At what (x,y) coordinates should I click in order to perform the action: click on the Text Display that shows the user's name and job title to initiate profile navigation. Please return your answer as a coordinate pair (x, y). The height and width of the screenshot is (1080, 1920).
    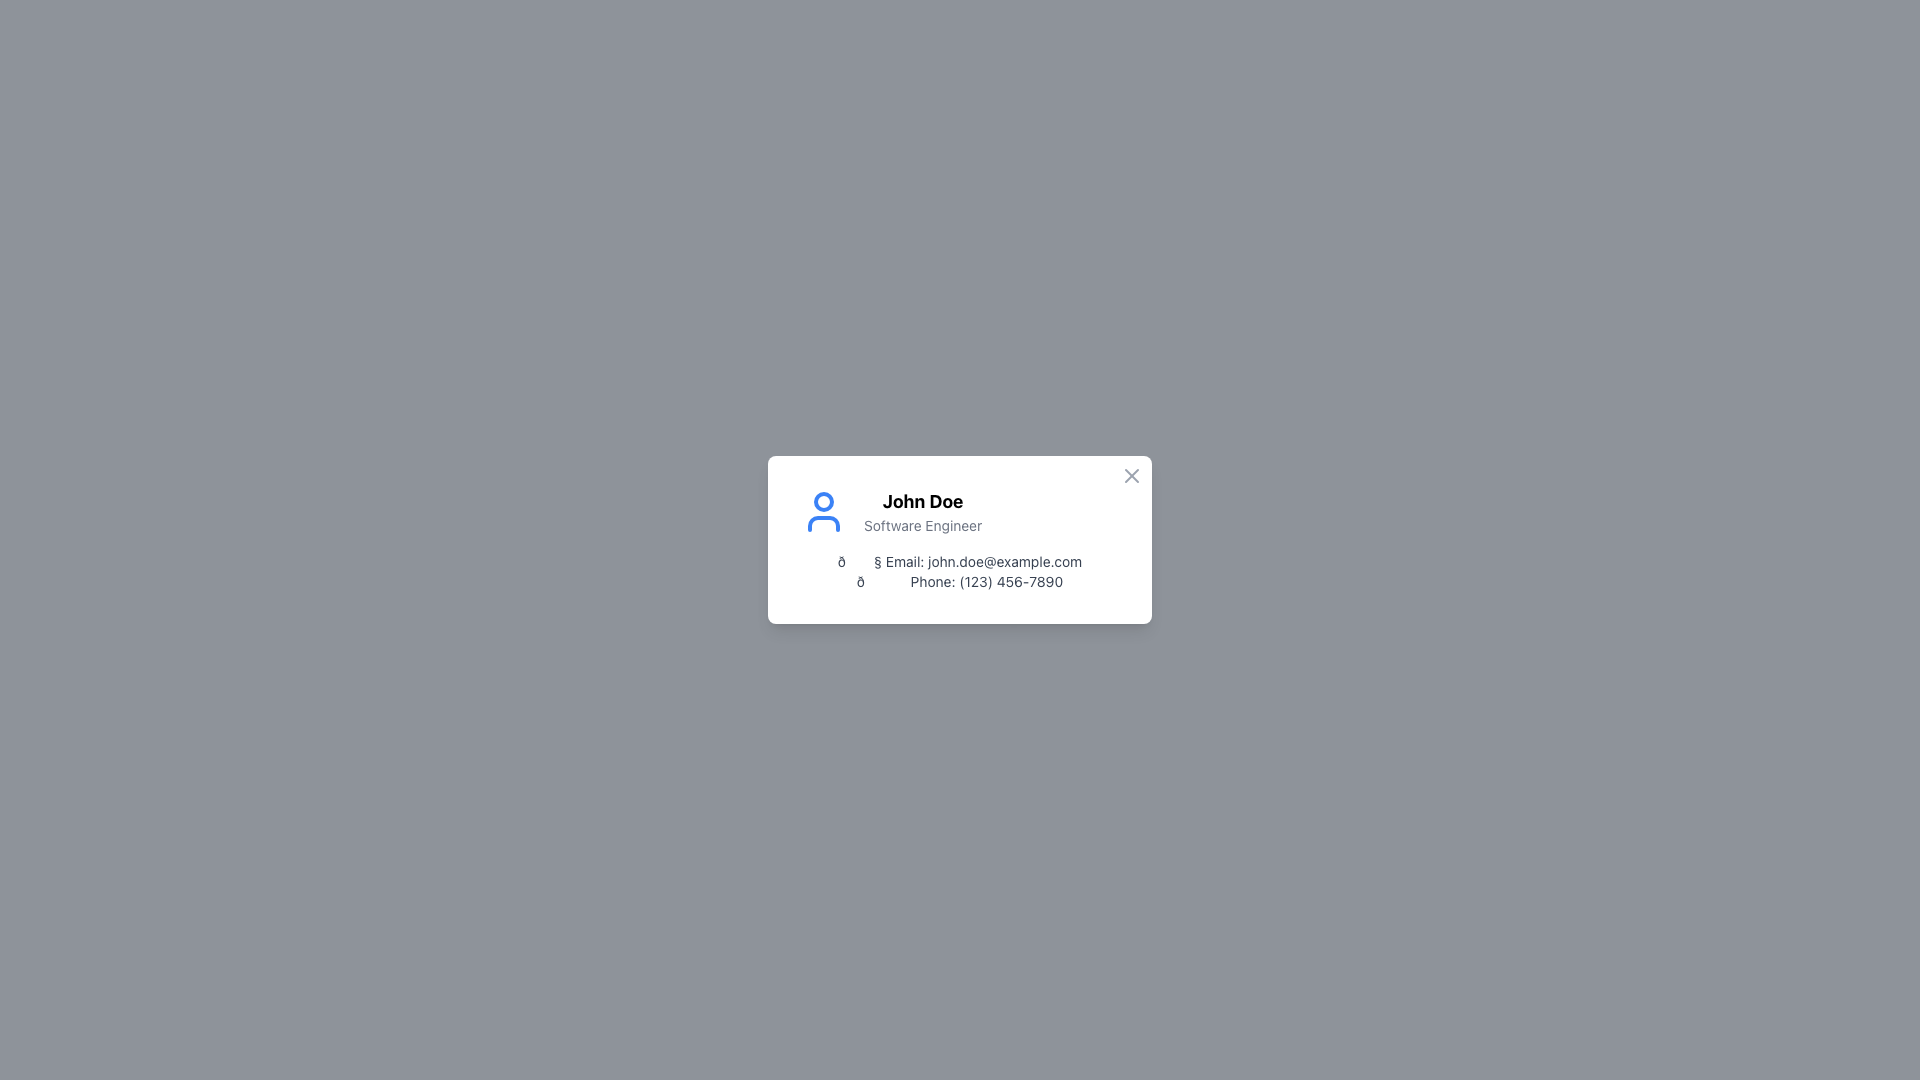
    Looking at the image, I should click on (921, 511).